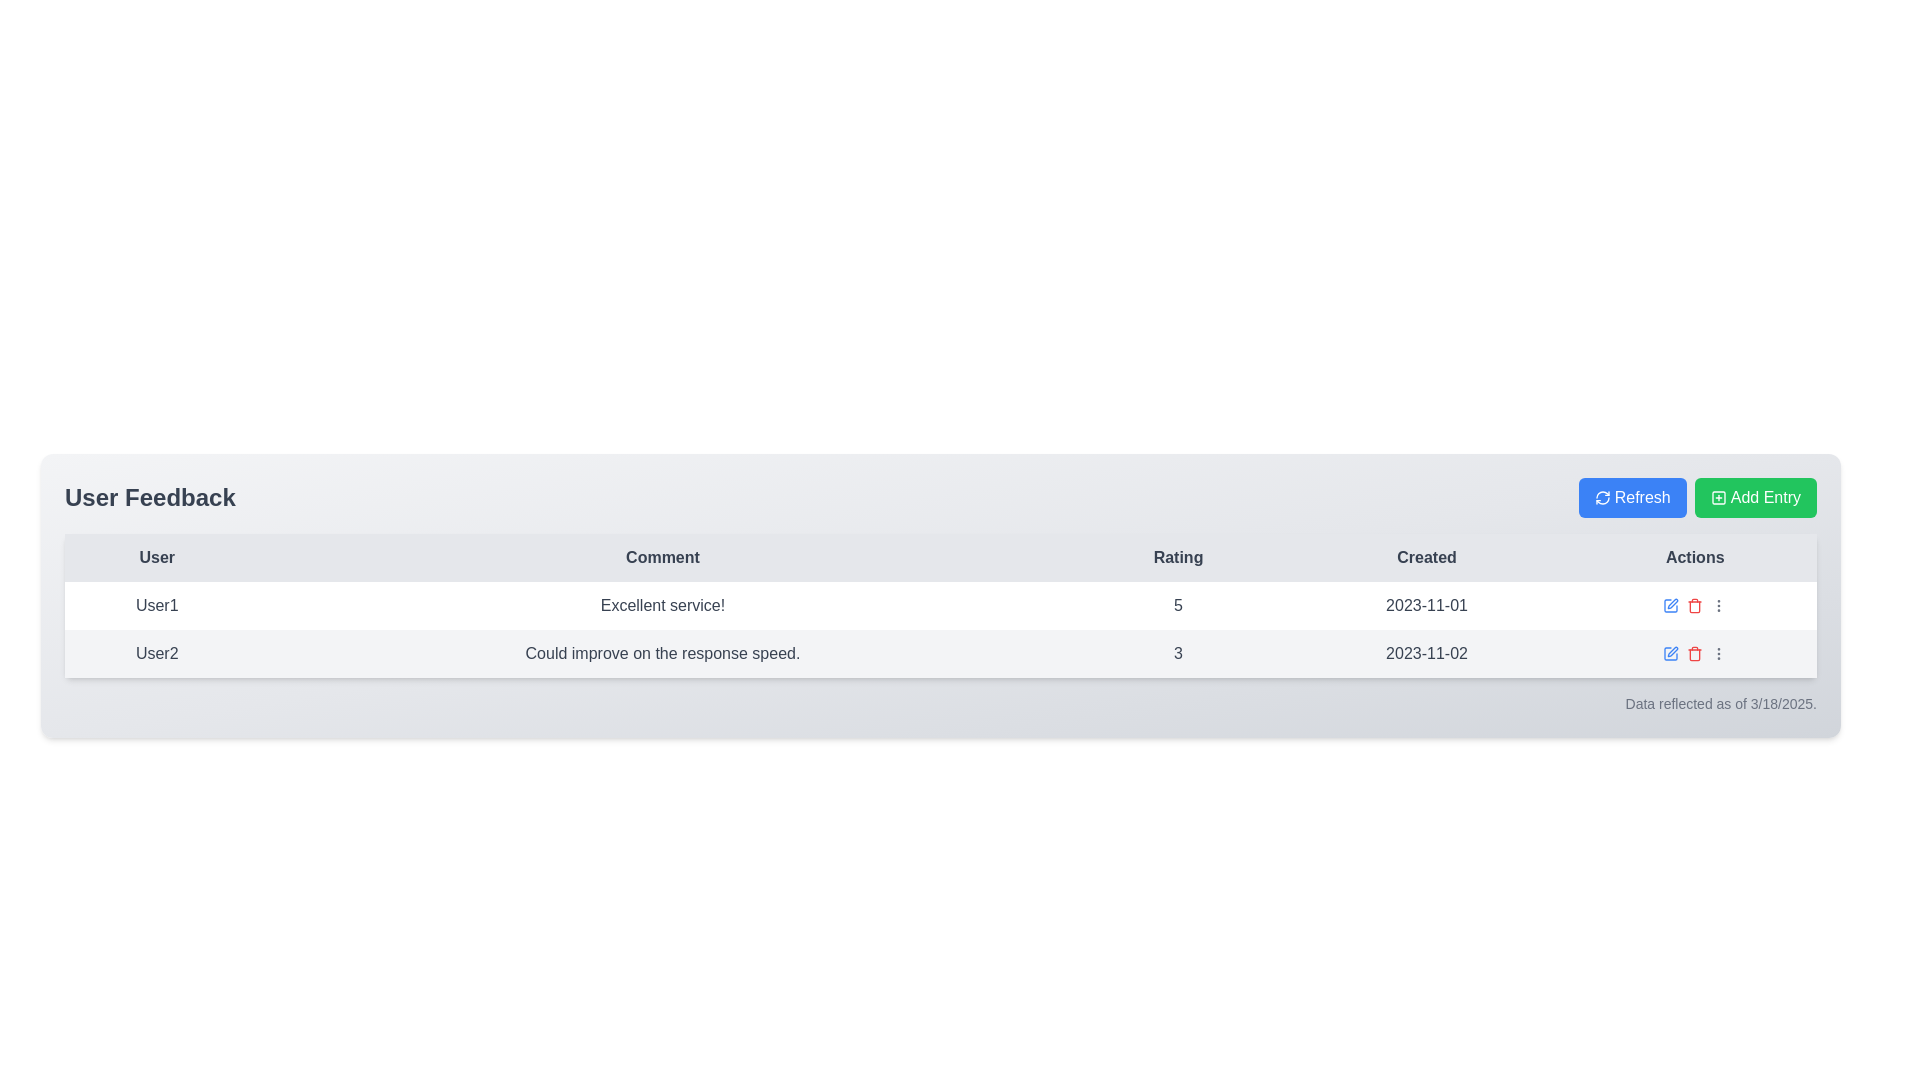  What do you see at coordinates (1671, 654) in the screenshot?
I see `the edit button icon, which is a small blue square with a pen, located on the right side of 'User2' in the 'Actions' column of the table, to initiate editing` at bounding box center [1671, 654].